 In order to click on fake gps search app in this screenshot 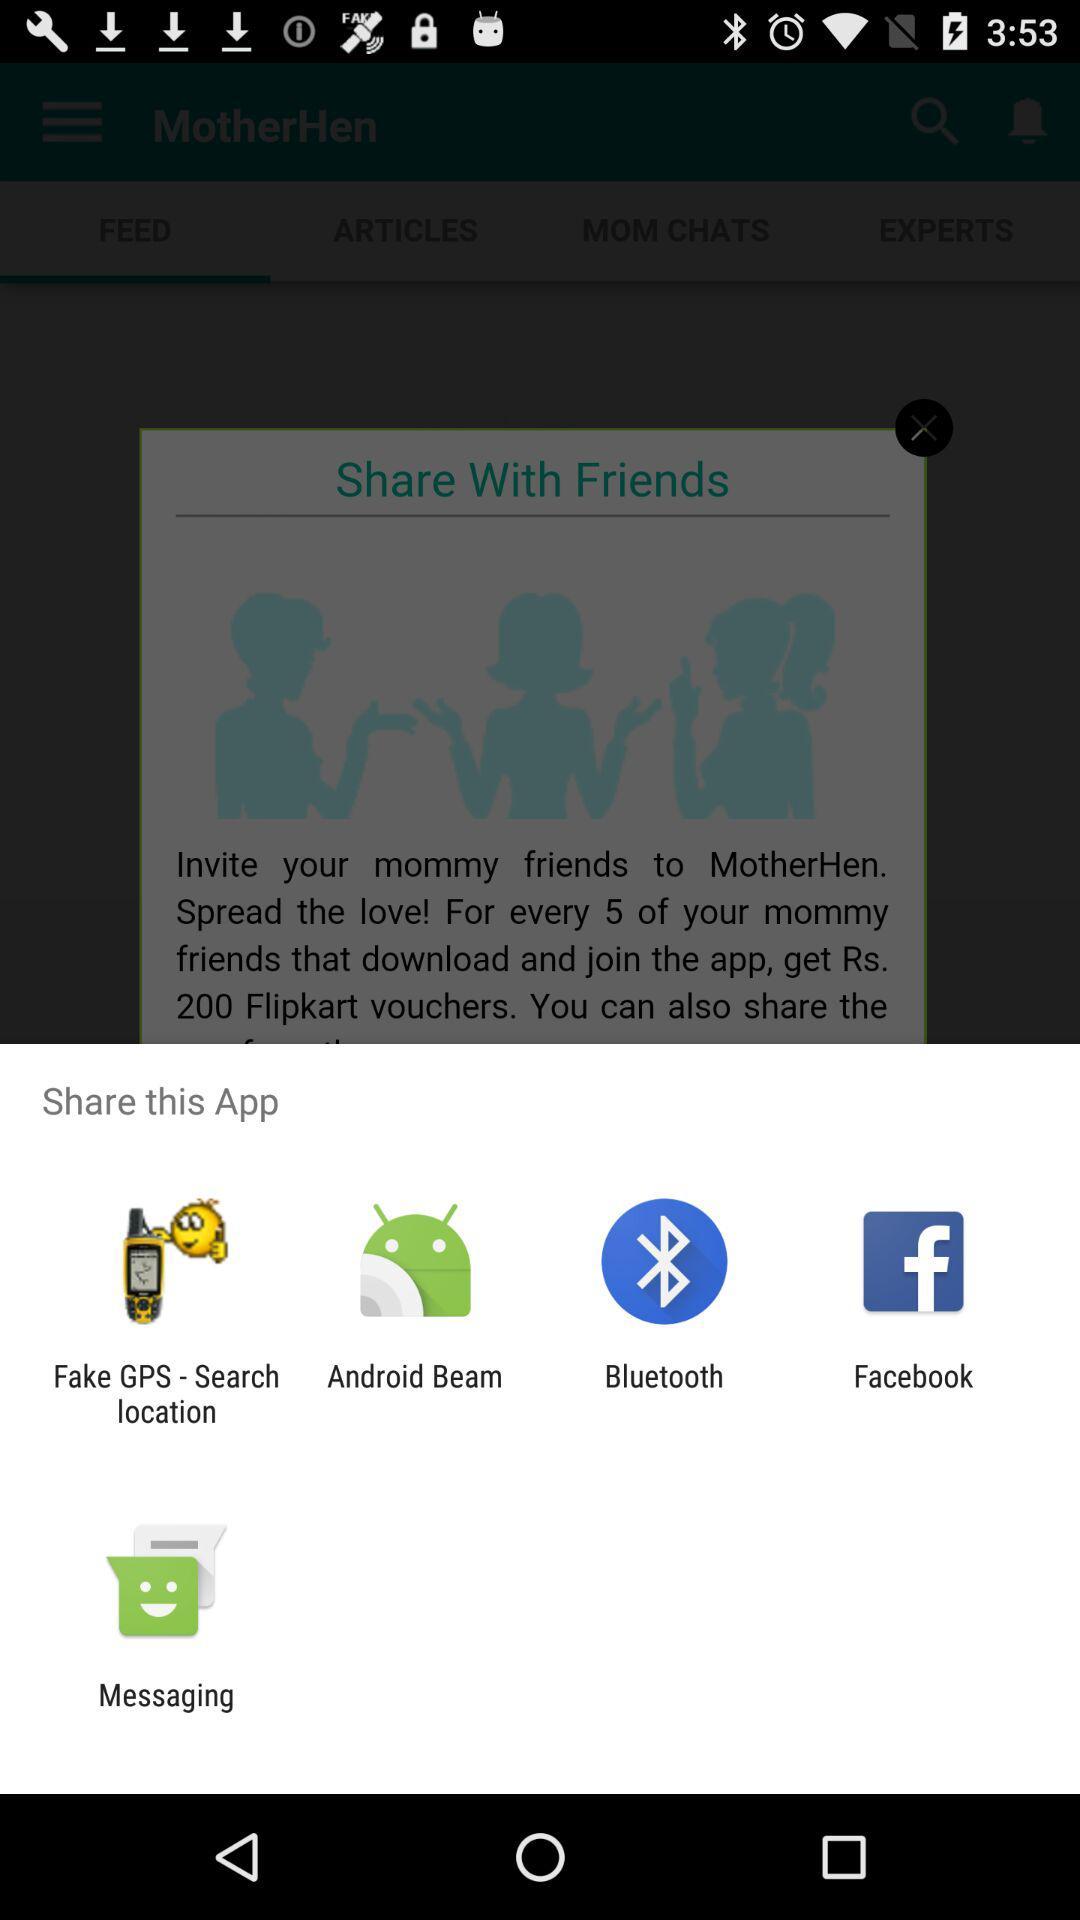, I will do `click(165, 1392)`.